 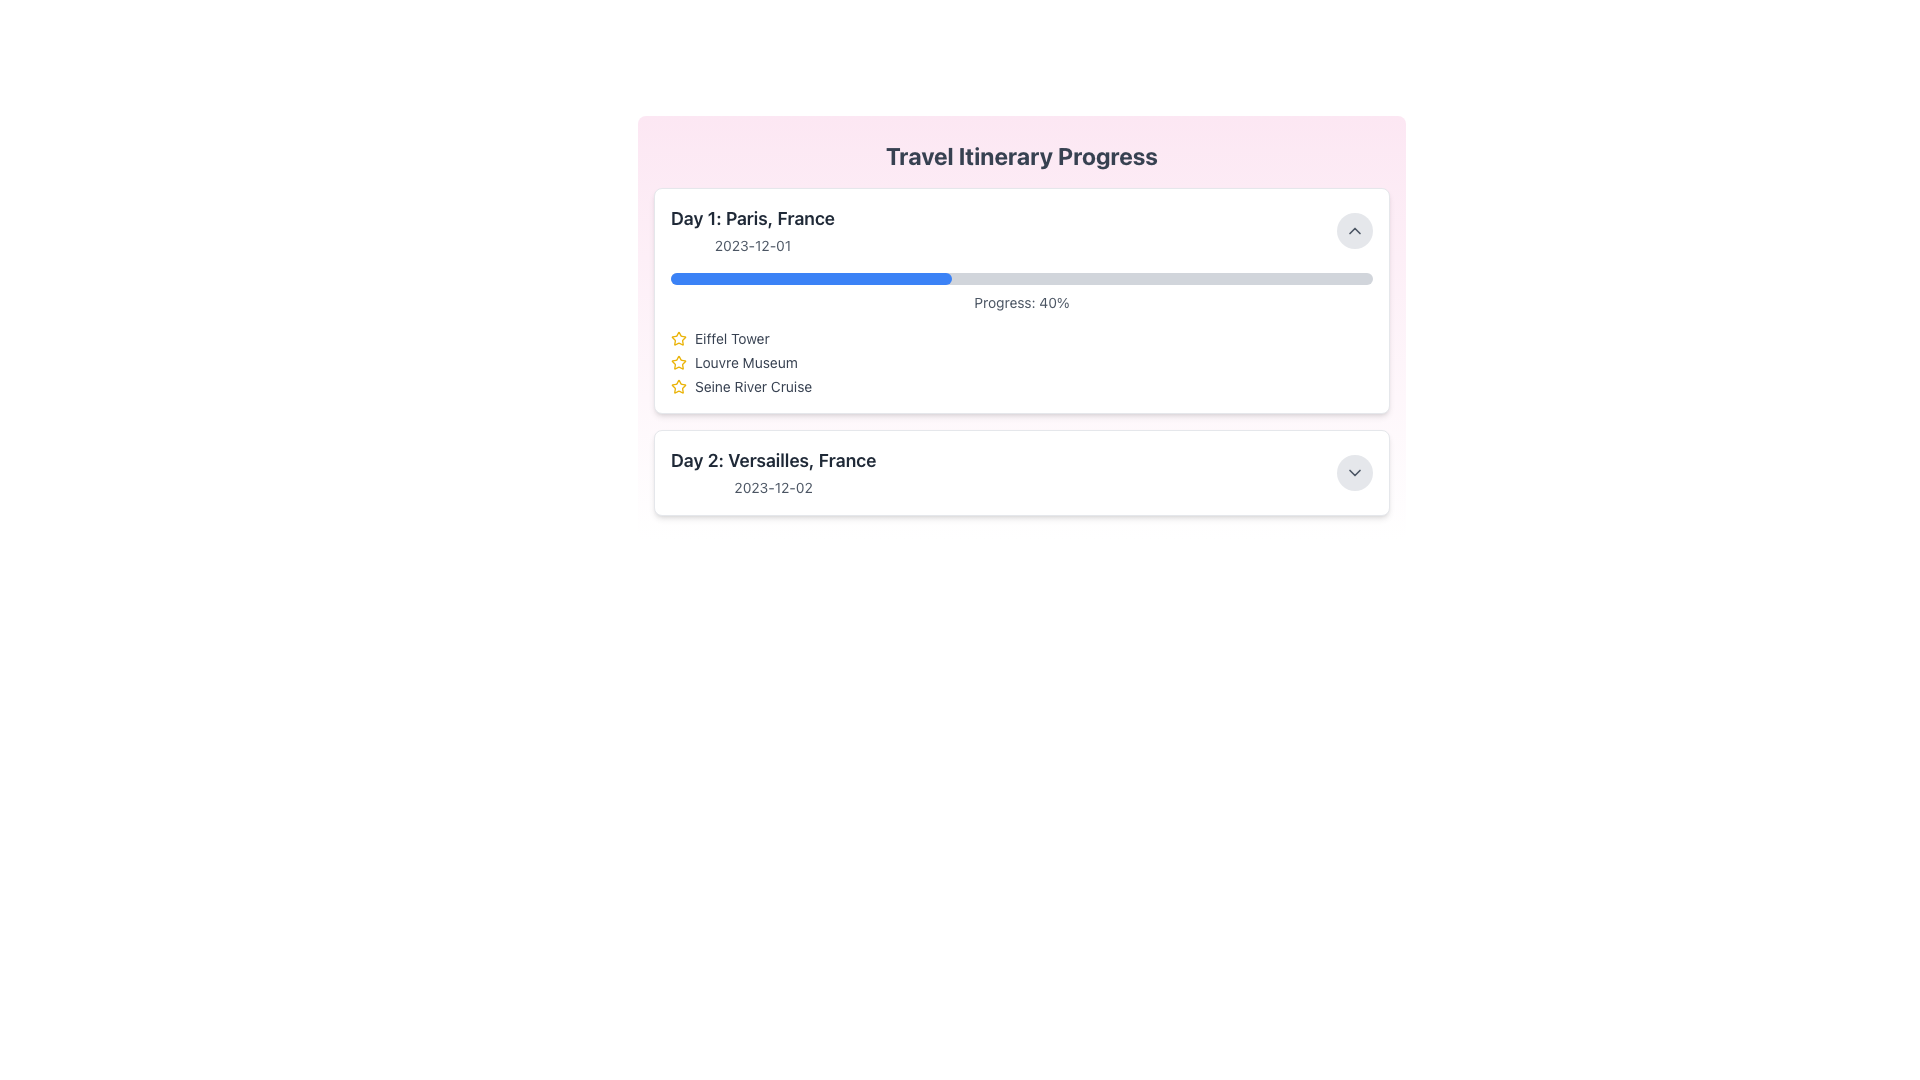 What do you see at coordinates (772, 487) in the screenshot?
I see `text indicating the specific date associated with 'Day 2: Versailles, France' located in the lower-right portion of the interface` at bounding box center [772, 487].